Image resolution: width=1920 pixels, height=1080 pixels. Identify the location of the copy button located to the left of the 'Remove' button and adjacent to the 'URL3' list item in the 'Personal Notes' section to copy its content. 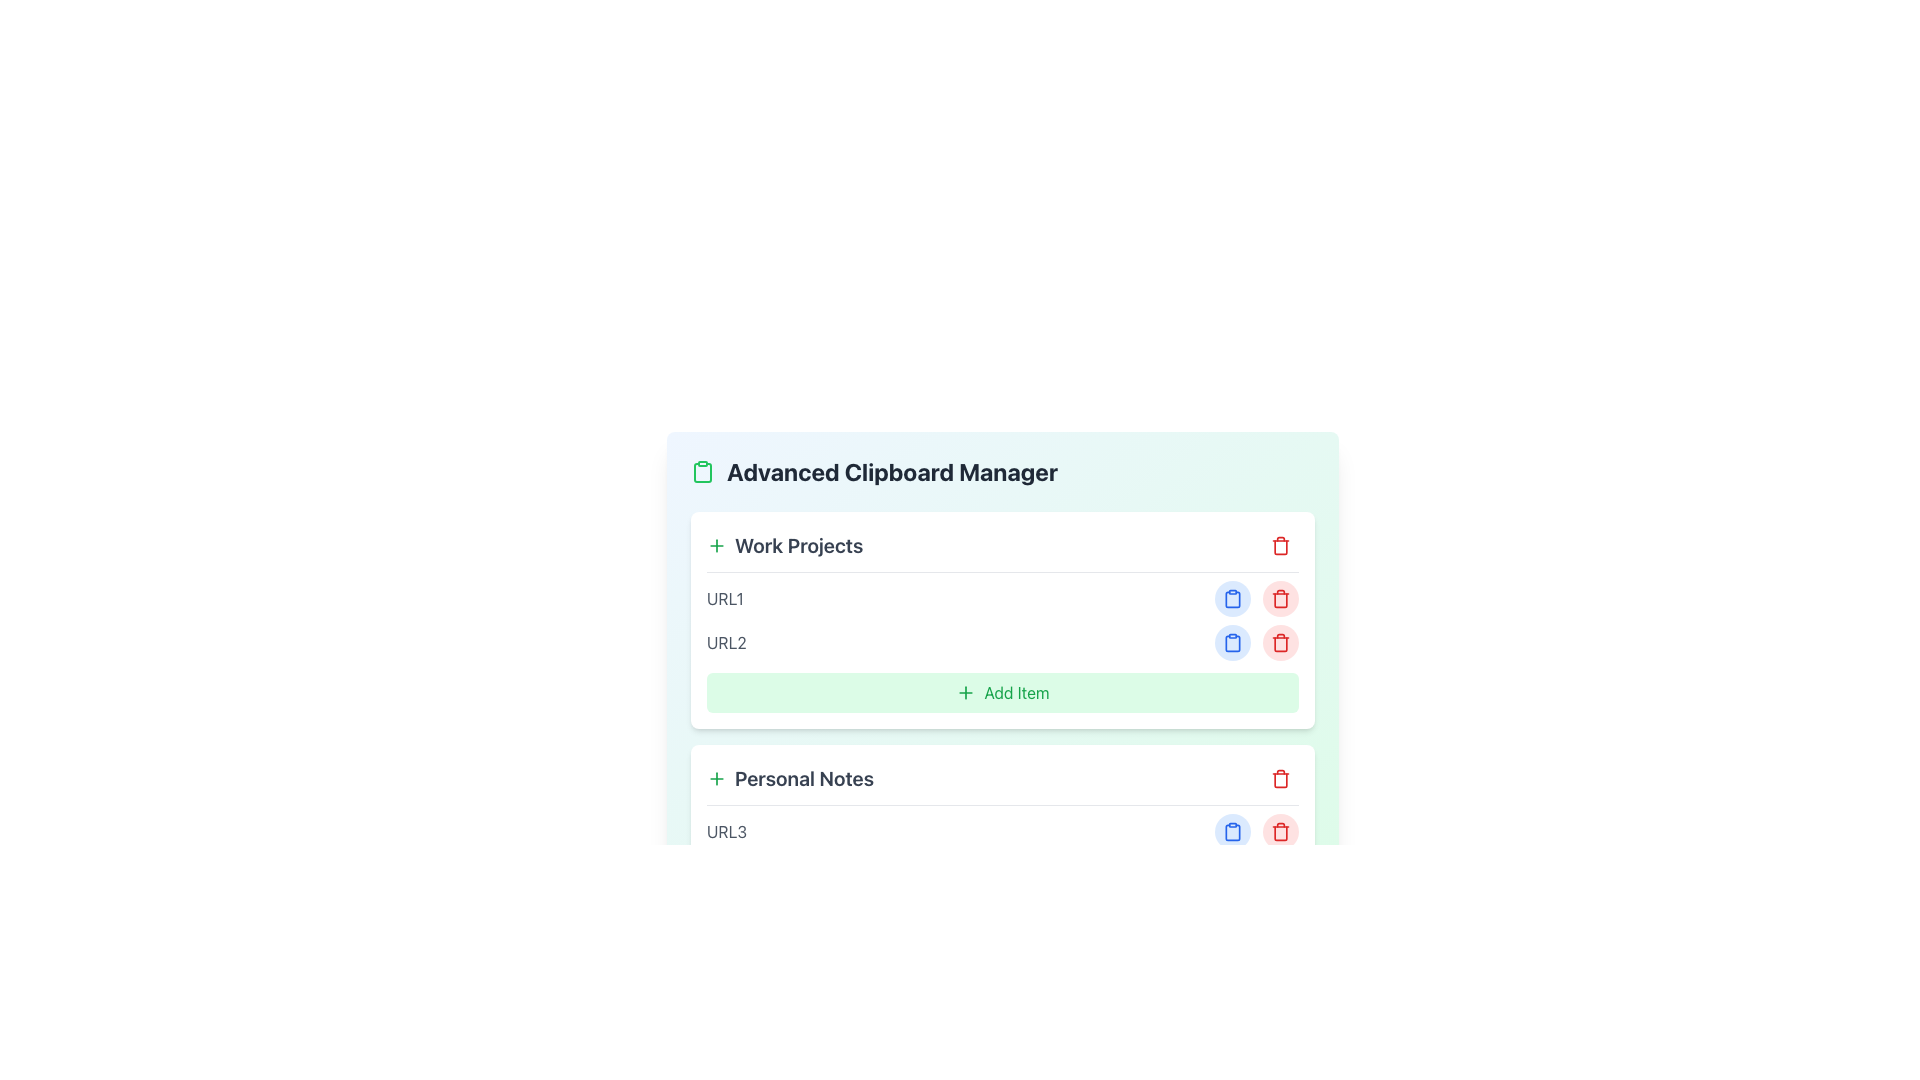
(1232, 832).